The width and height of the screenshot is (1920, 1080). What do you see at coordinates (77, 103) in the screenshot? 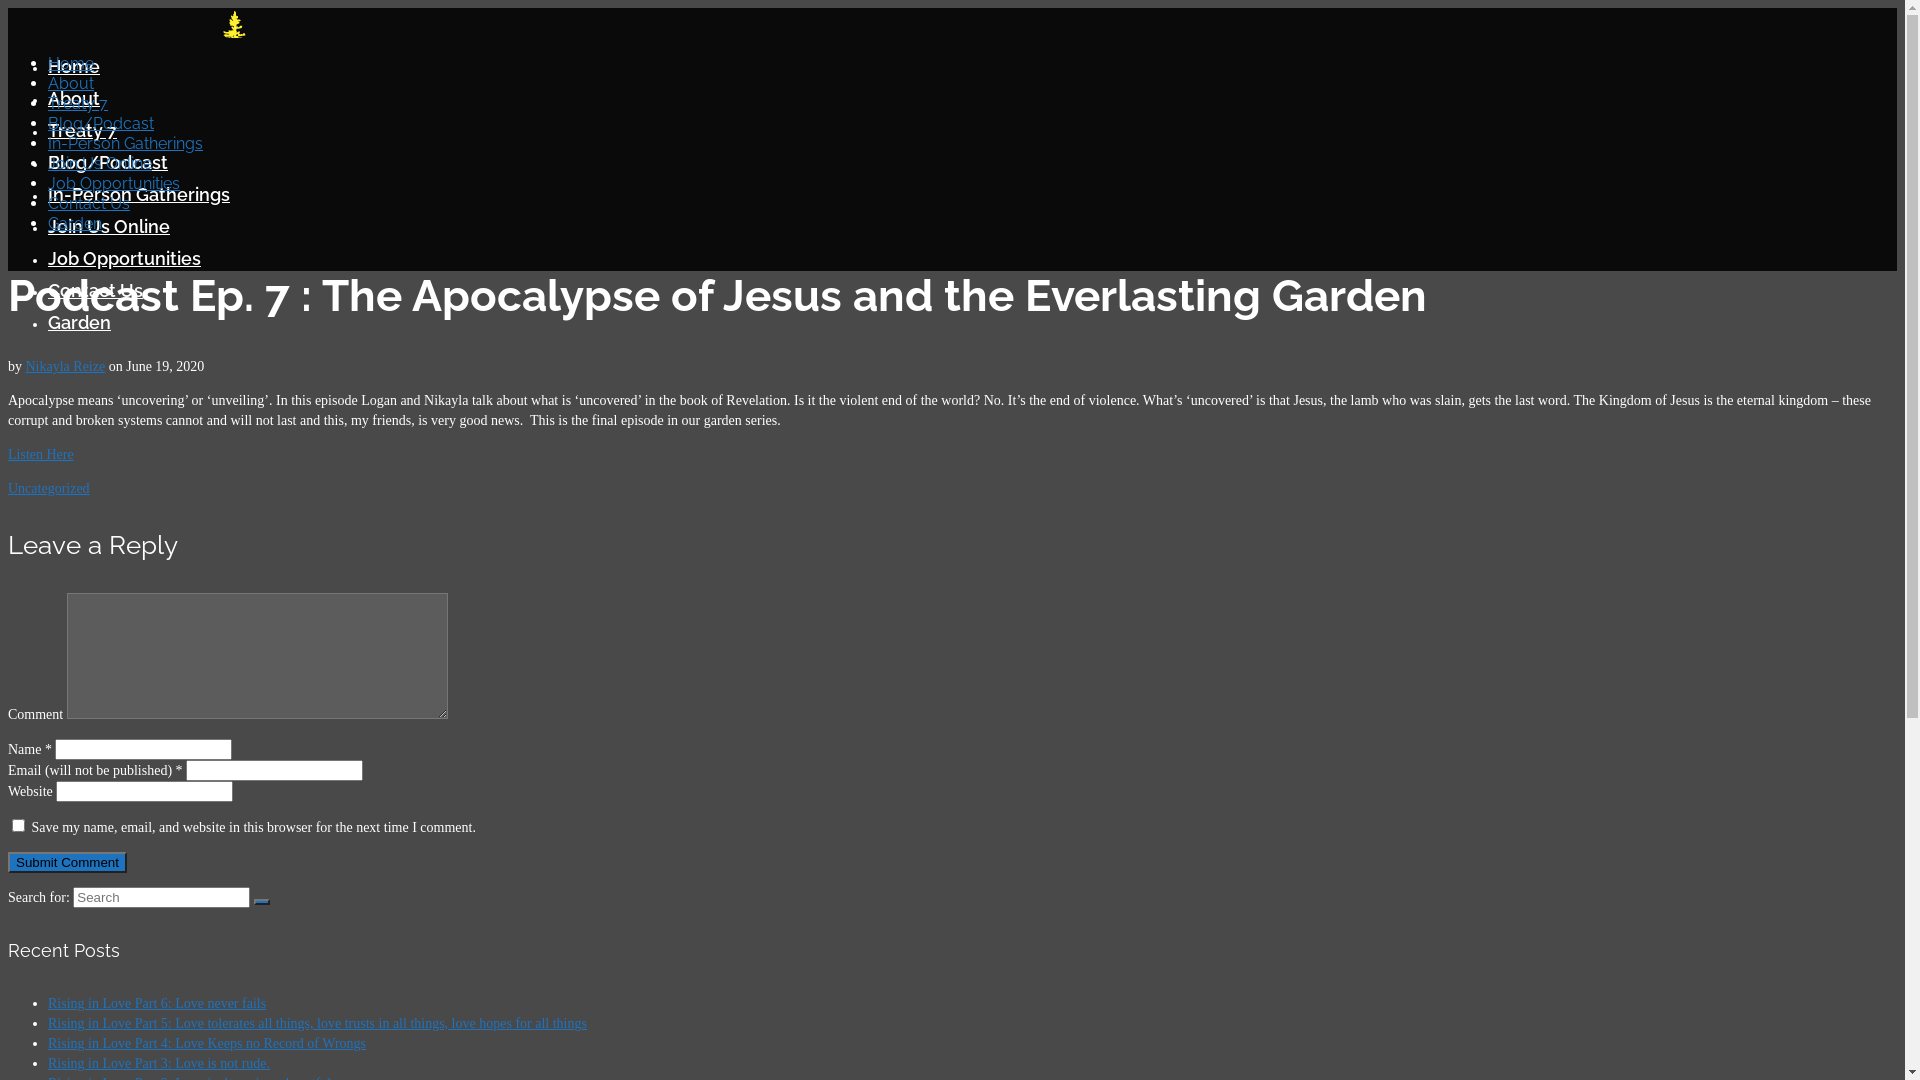
I see `'Treaty 7'` at bounding box center [77, 103].